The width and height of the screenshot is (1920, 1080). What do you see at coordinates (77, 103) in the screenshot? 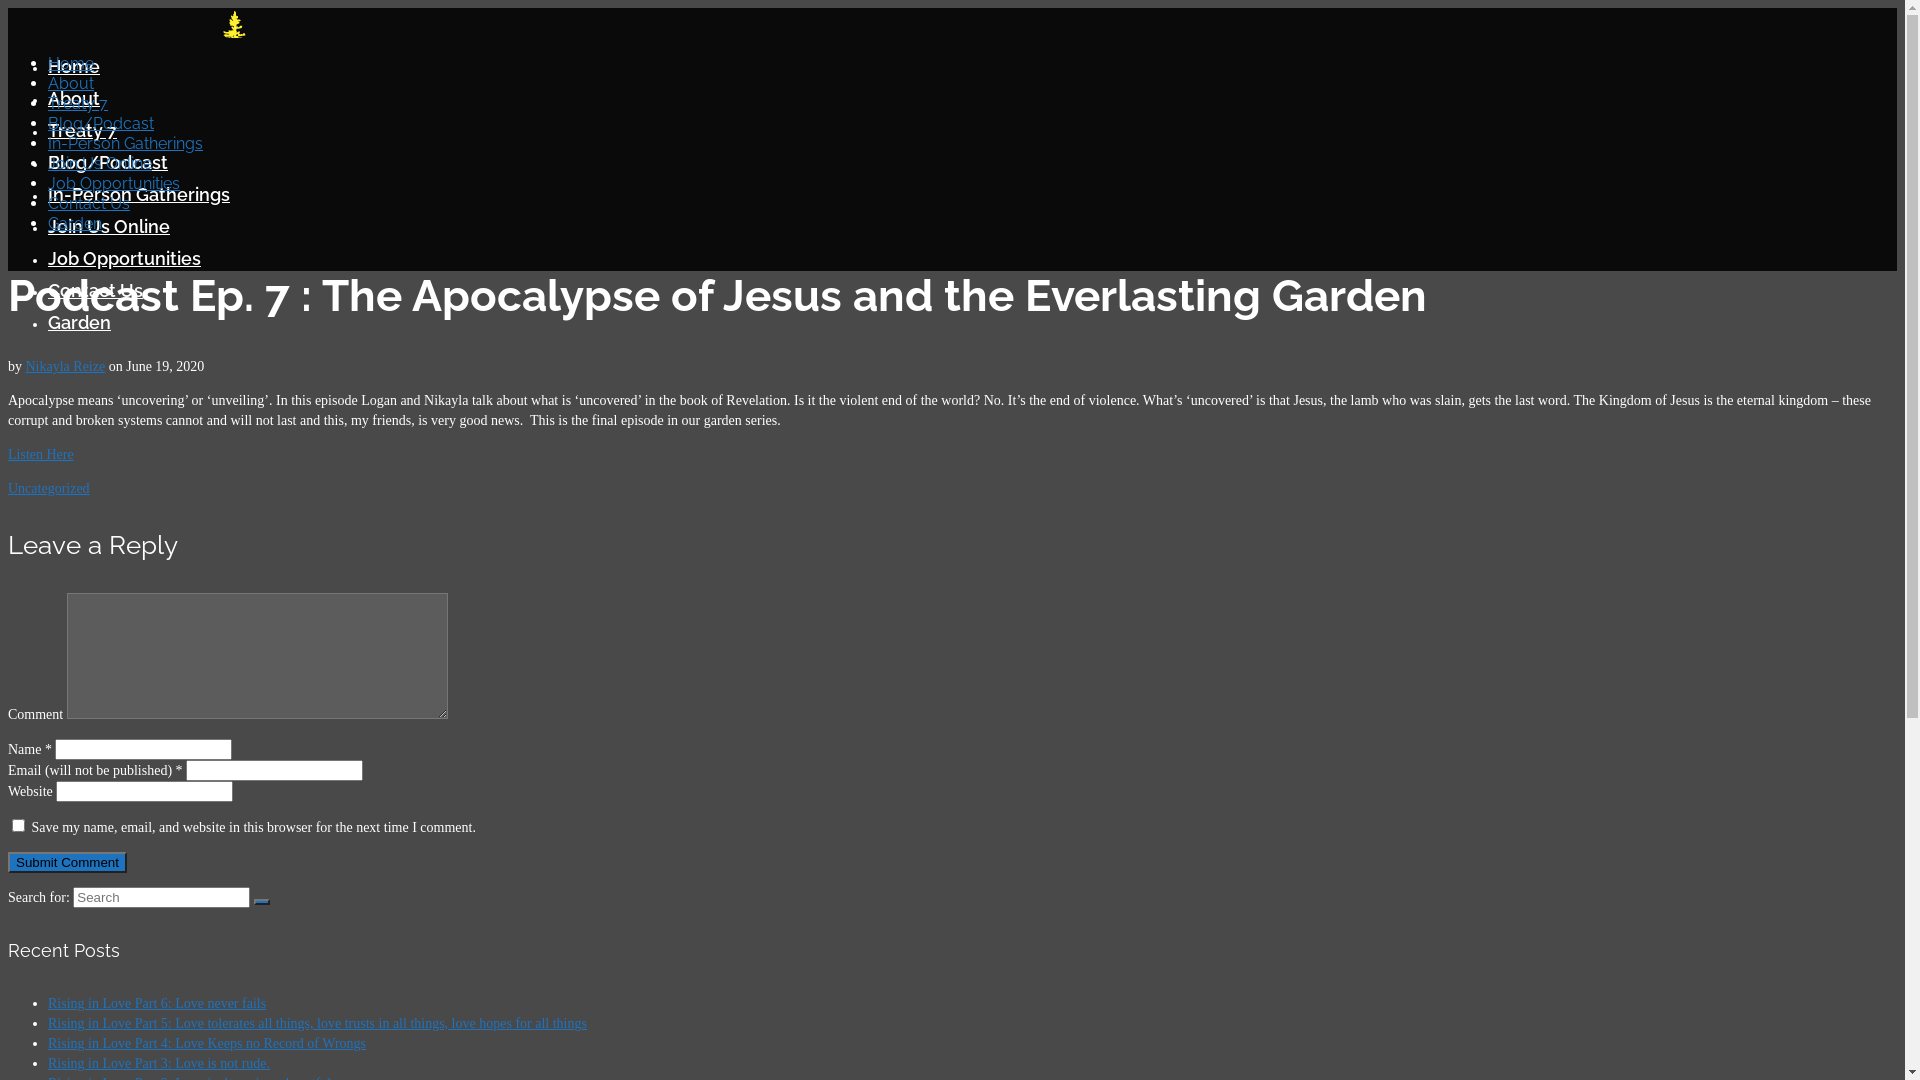
I see `'Treaty 7'` at bounding box center [77, 103].